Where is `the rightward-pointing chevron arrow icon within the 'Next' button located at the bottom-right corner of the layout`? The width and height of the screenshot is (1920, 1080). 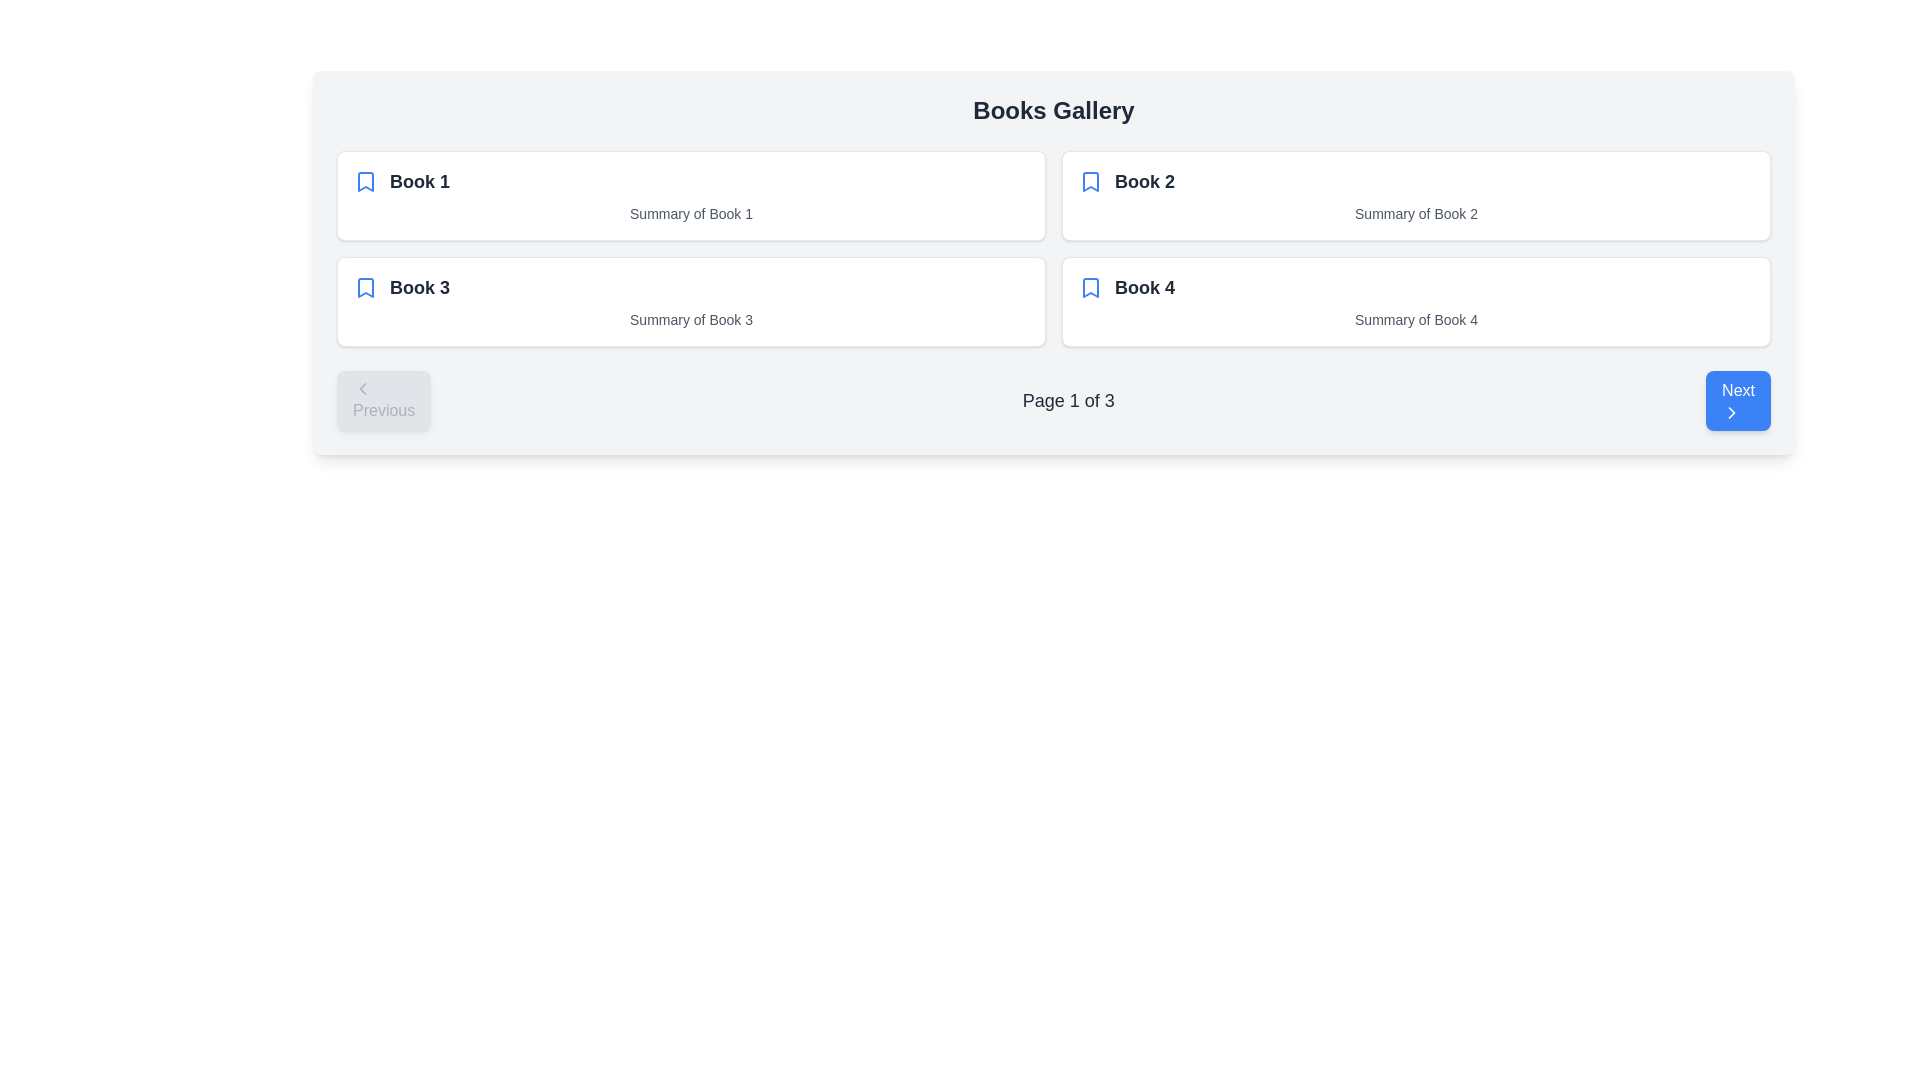
the rightward-pointing chevron arrow icon within the 'Next' button located at the bottom-right corner of the layout is located at coordinates (1731, 411).